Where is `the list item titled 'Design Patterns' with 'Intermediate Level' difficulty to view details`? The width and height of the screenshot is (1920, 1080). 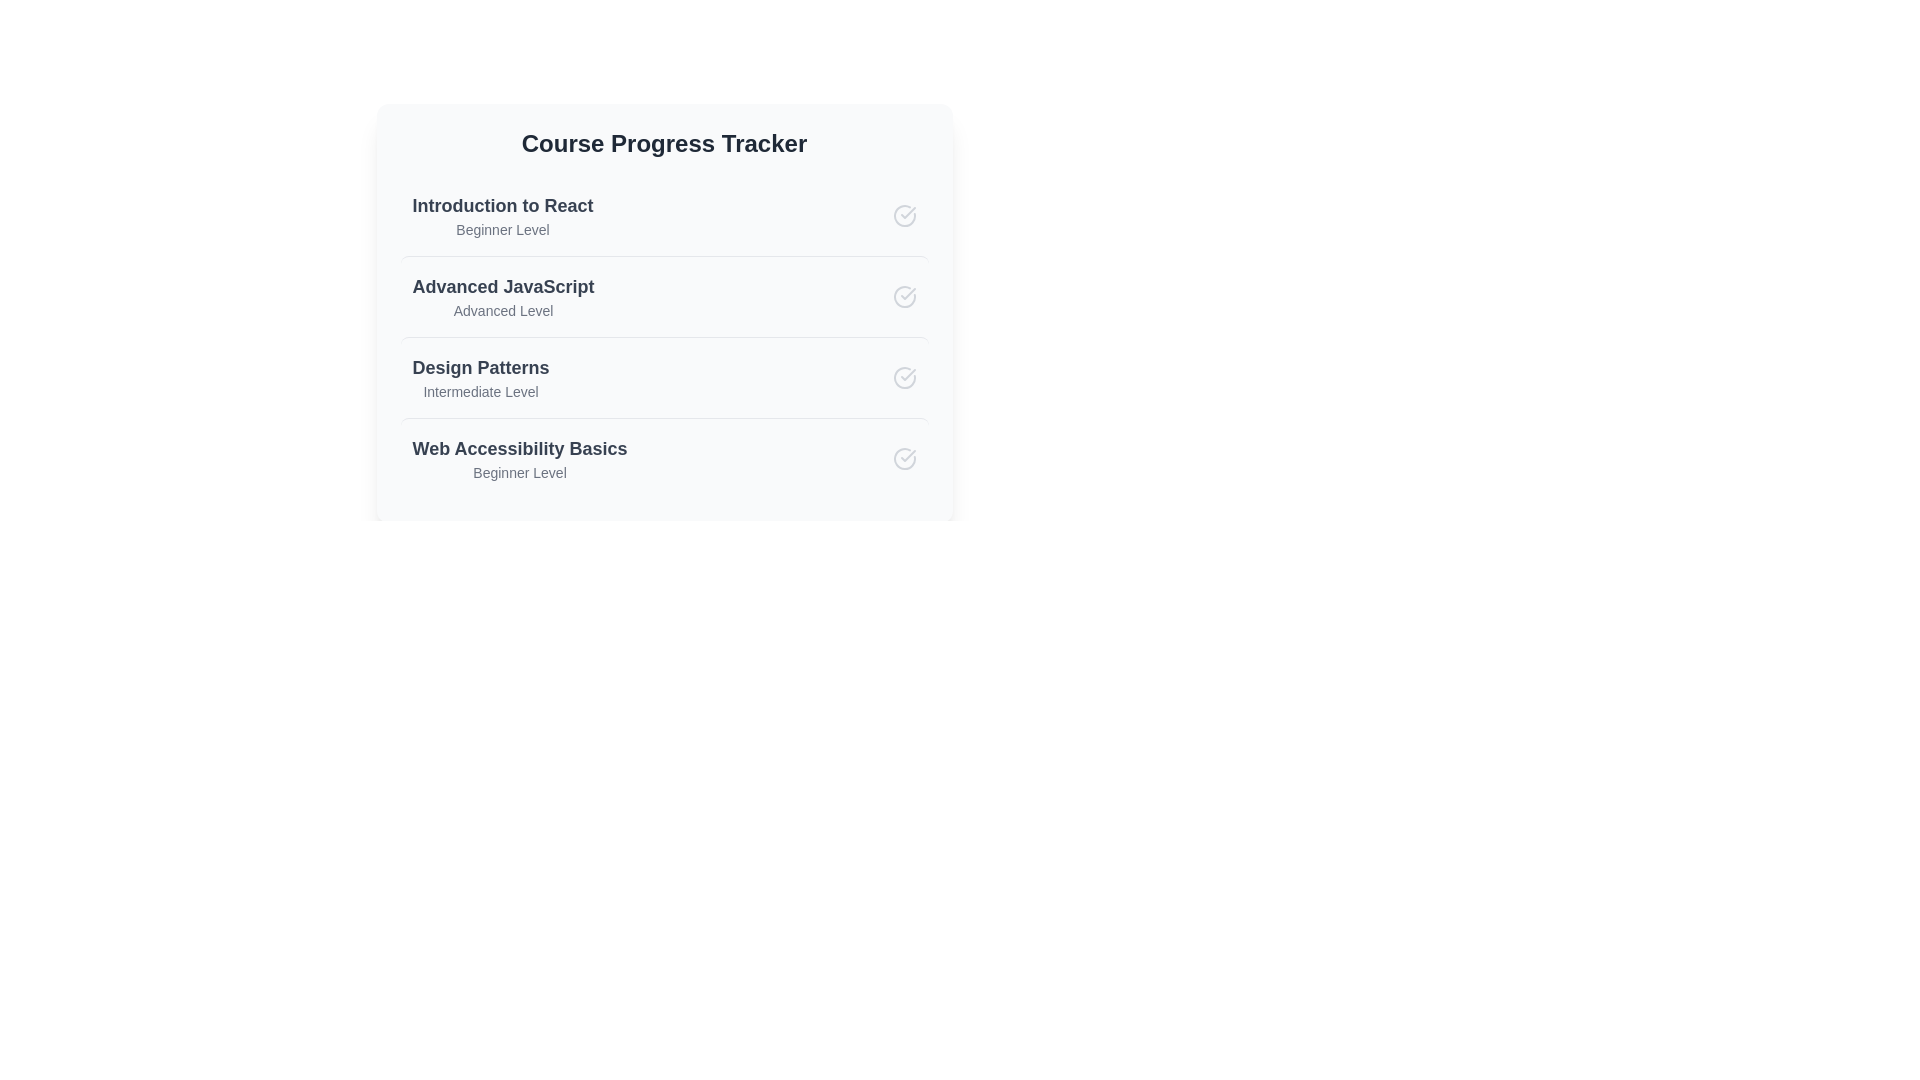 the list item titled 'Design Patterns' with 'Intermediate Level' difficulty to view details is located at coordinates (664, 377).